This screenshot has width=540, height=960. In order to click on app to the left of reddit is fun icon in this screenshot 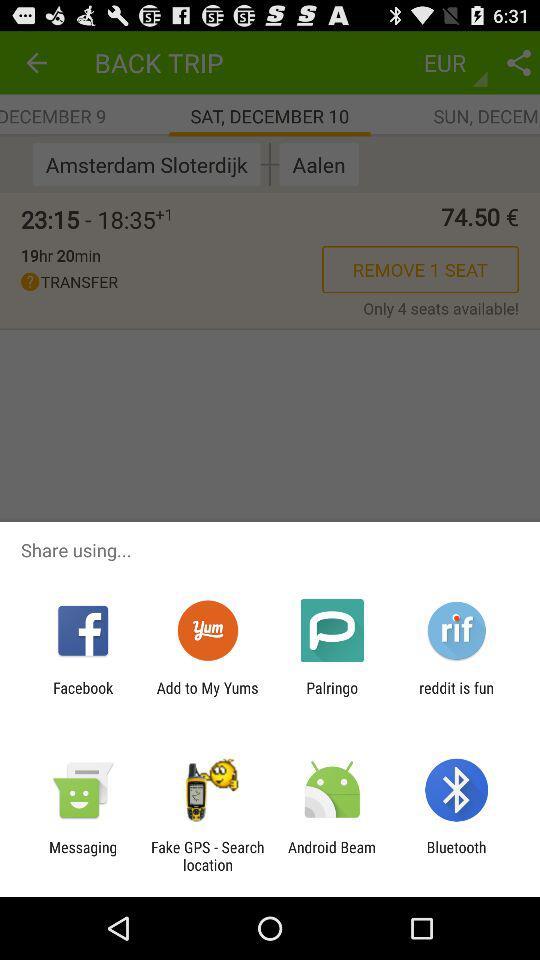, I will do `click(332, 696)`.